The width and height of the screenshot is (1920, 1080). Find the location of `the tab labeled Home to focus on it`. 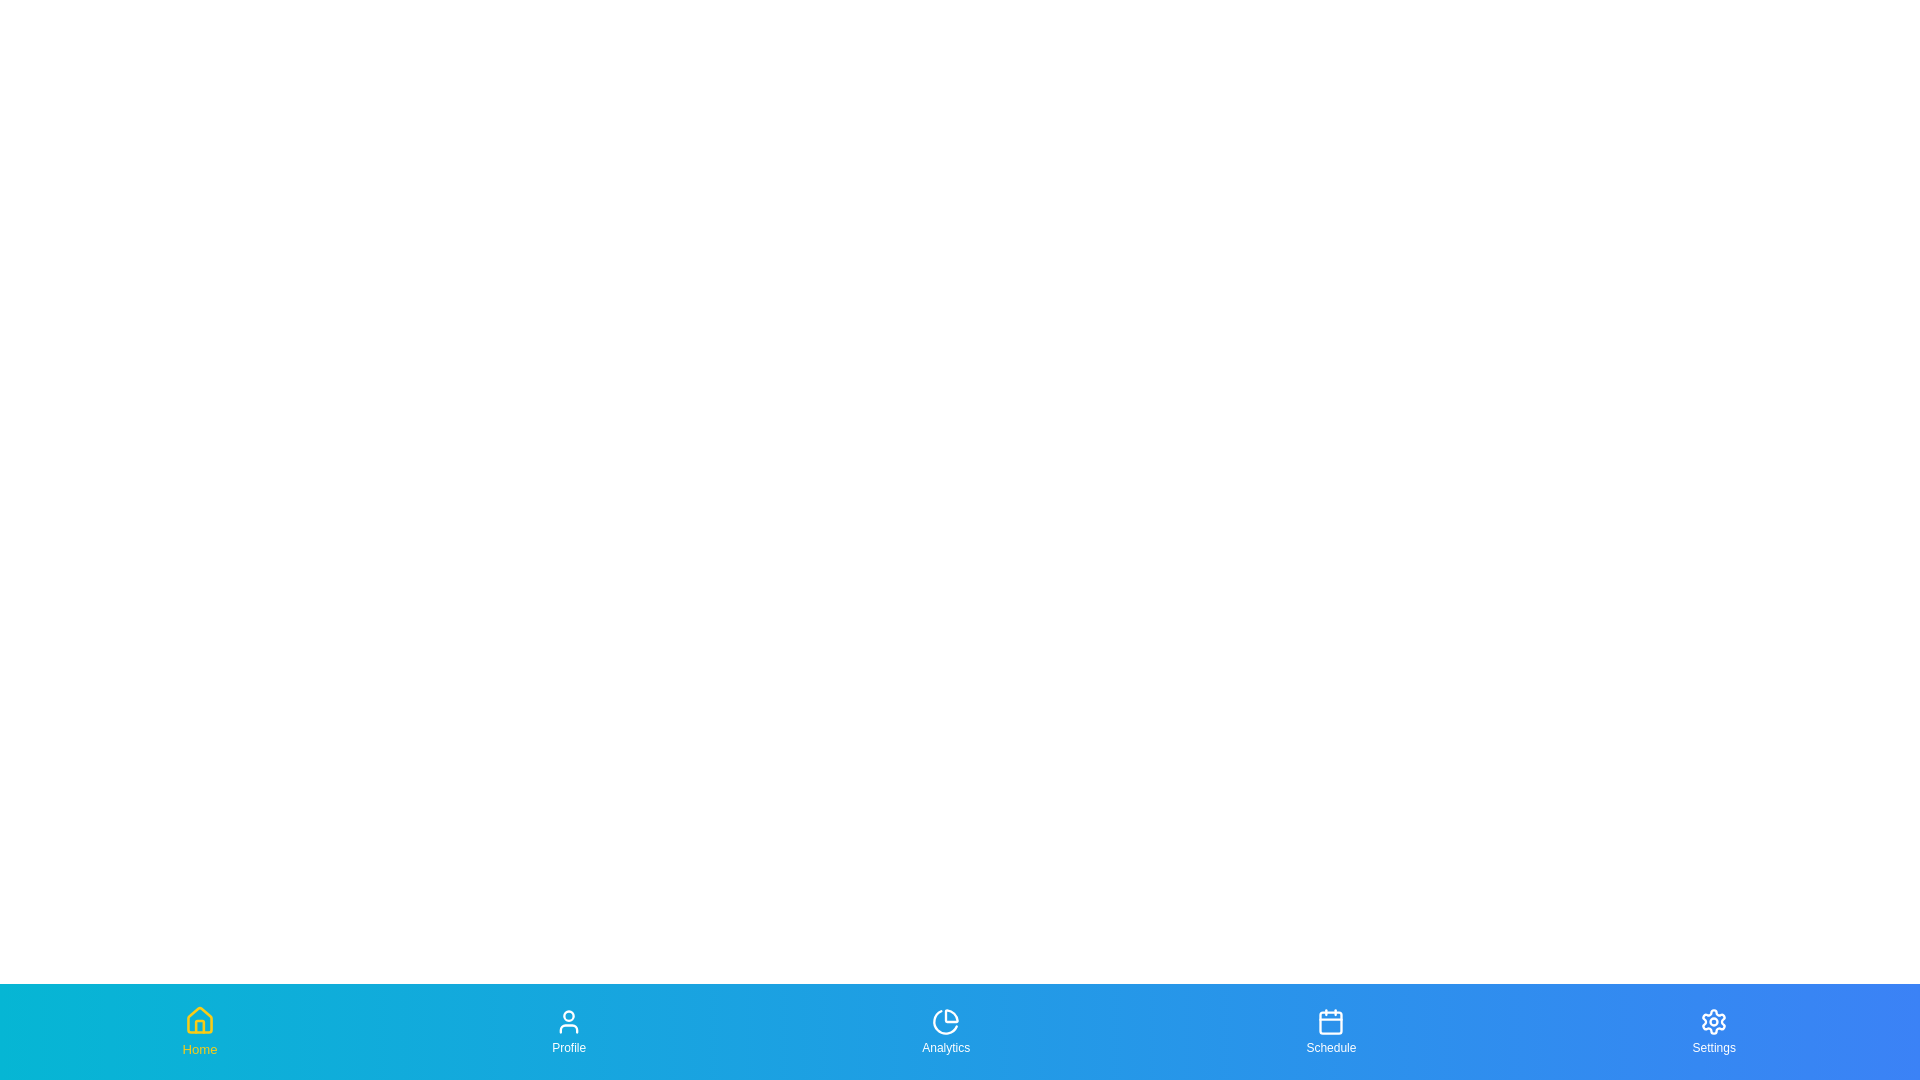

the tab labeled Home to focus on it is located at coordinates (200, 1032).